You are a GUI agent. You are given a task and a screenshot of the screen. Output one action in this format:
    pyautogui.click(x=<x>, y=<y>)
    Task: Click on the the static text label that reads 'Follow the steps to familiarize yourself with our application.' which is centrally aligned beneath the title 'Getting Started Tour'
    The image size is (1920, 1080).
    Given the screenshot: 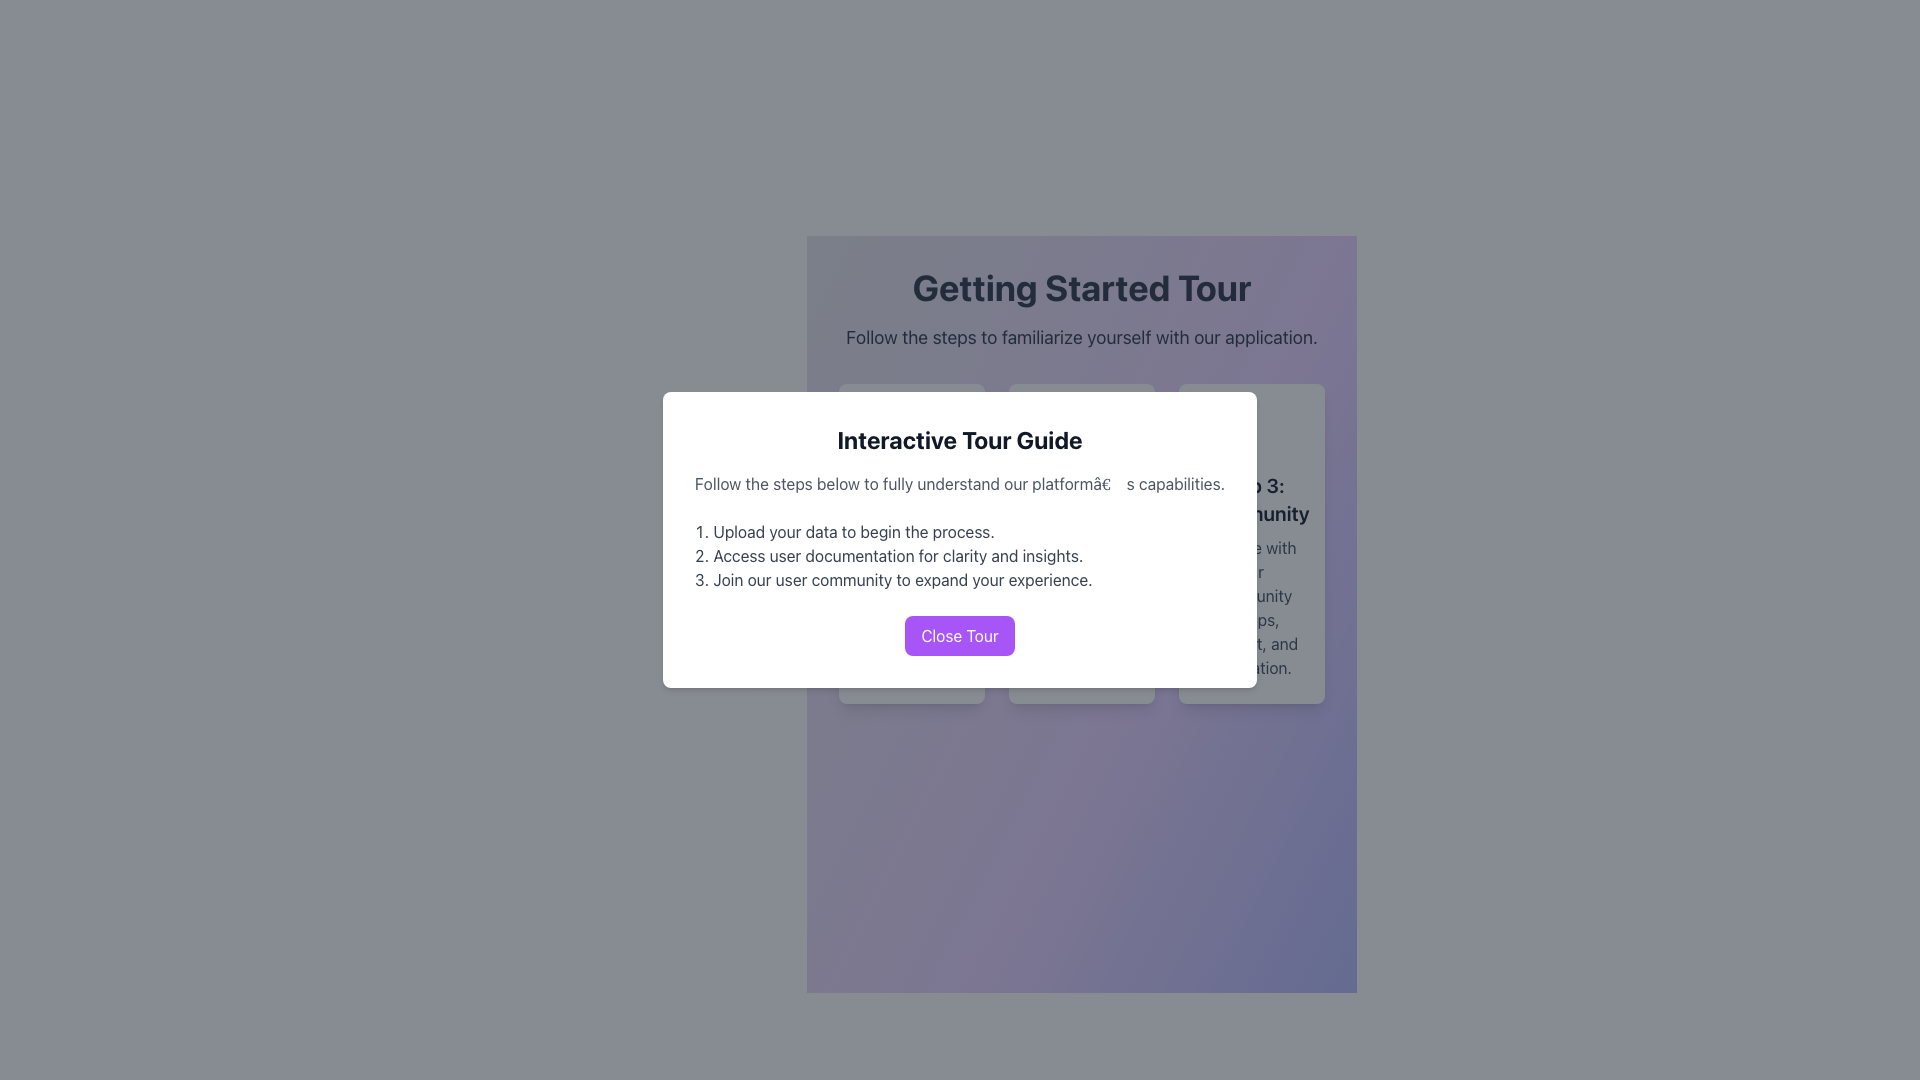 What is the action you would take?
    pyautogui.click(x=1080, y=337)
    